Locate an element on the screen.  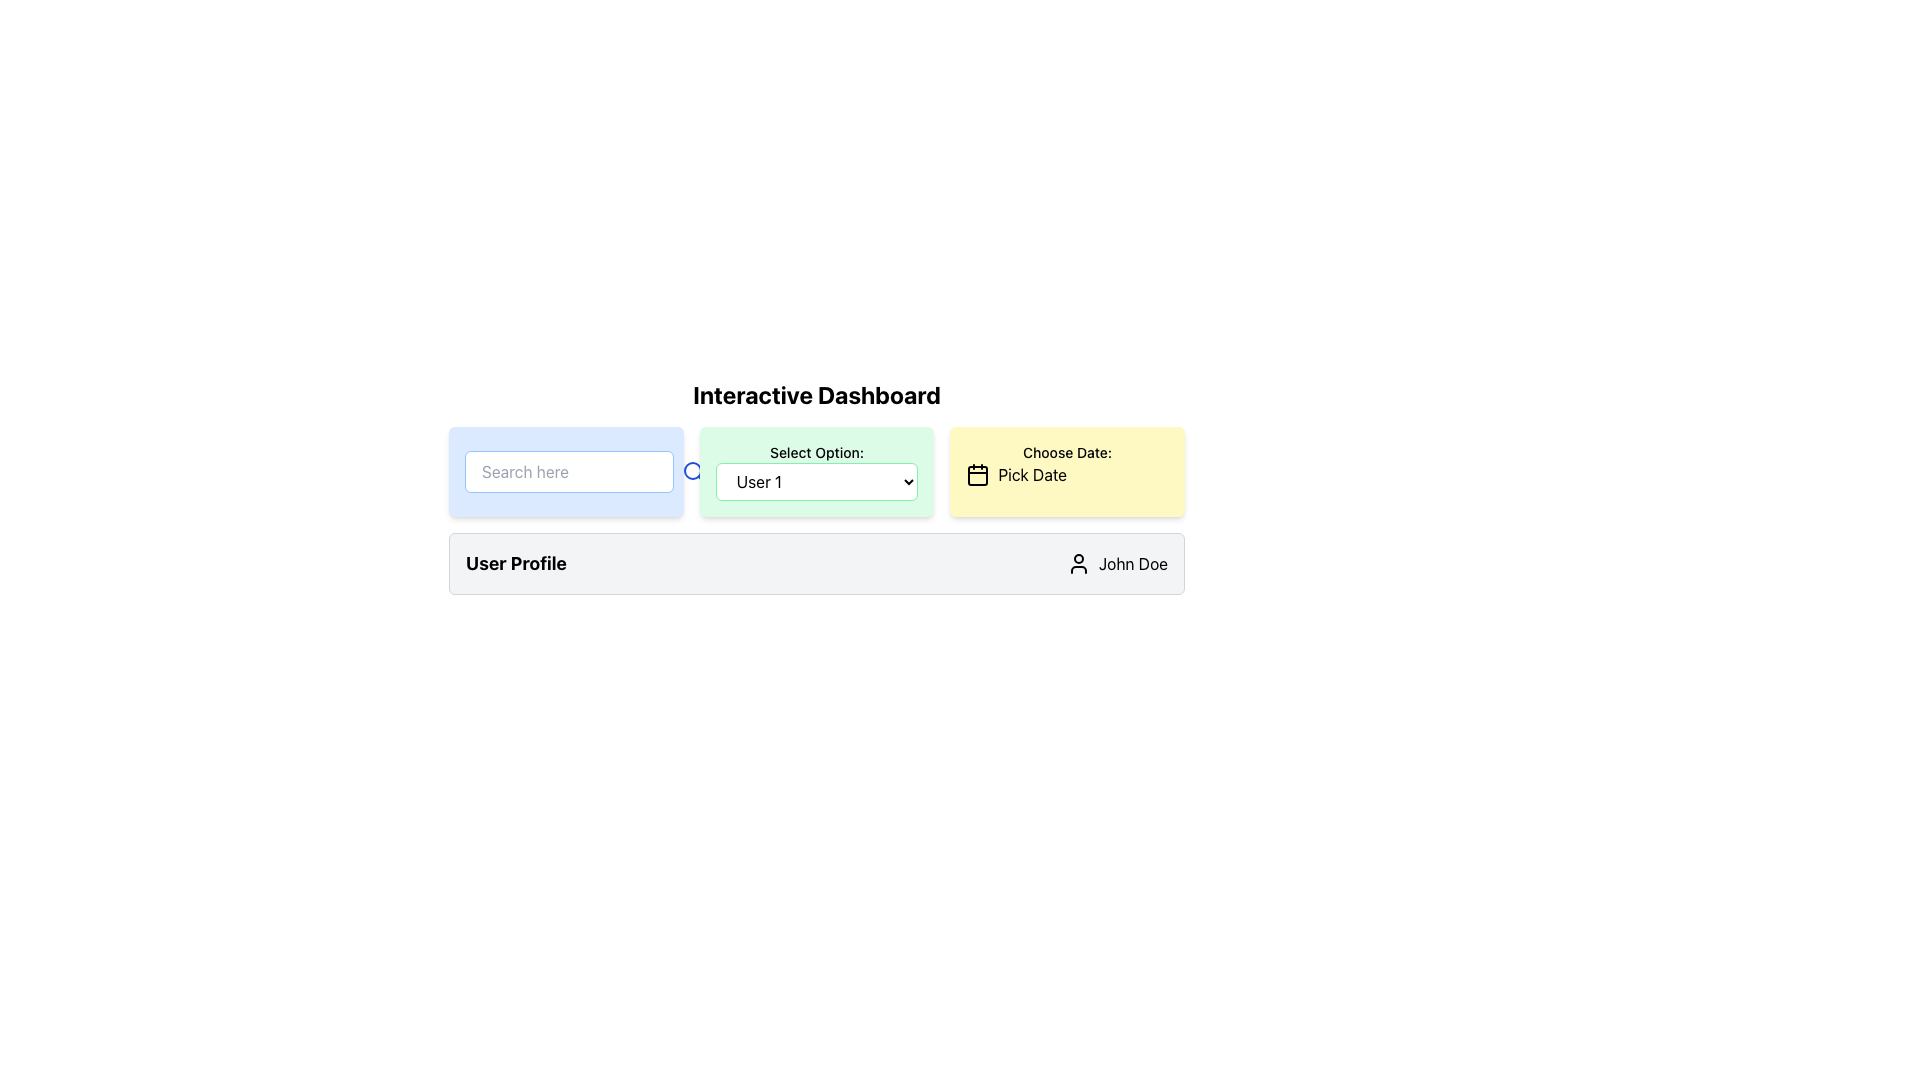
the green dropdown menu labeled 'Select Option:' which contains the default value 'User 1' is located at coordinates (816, 471).